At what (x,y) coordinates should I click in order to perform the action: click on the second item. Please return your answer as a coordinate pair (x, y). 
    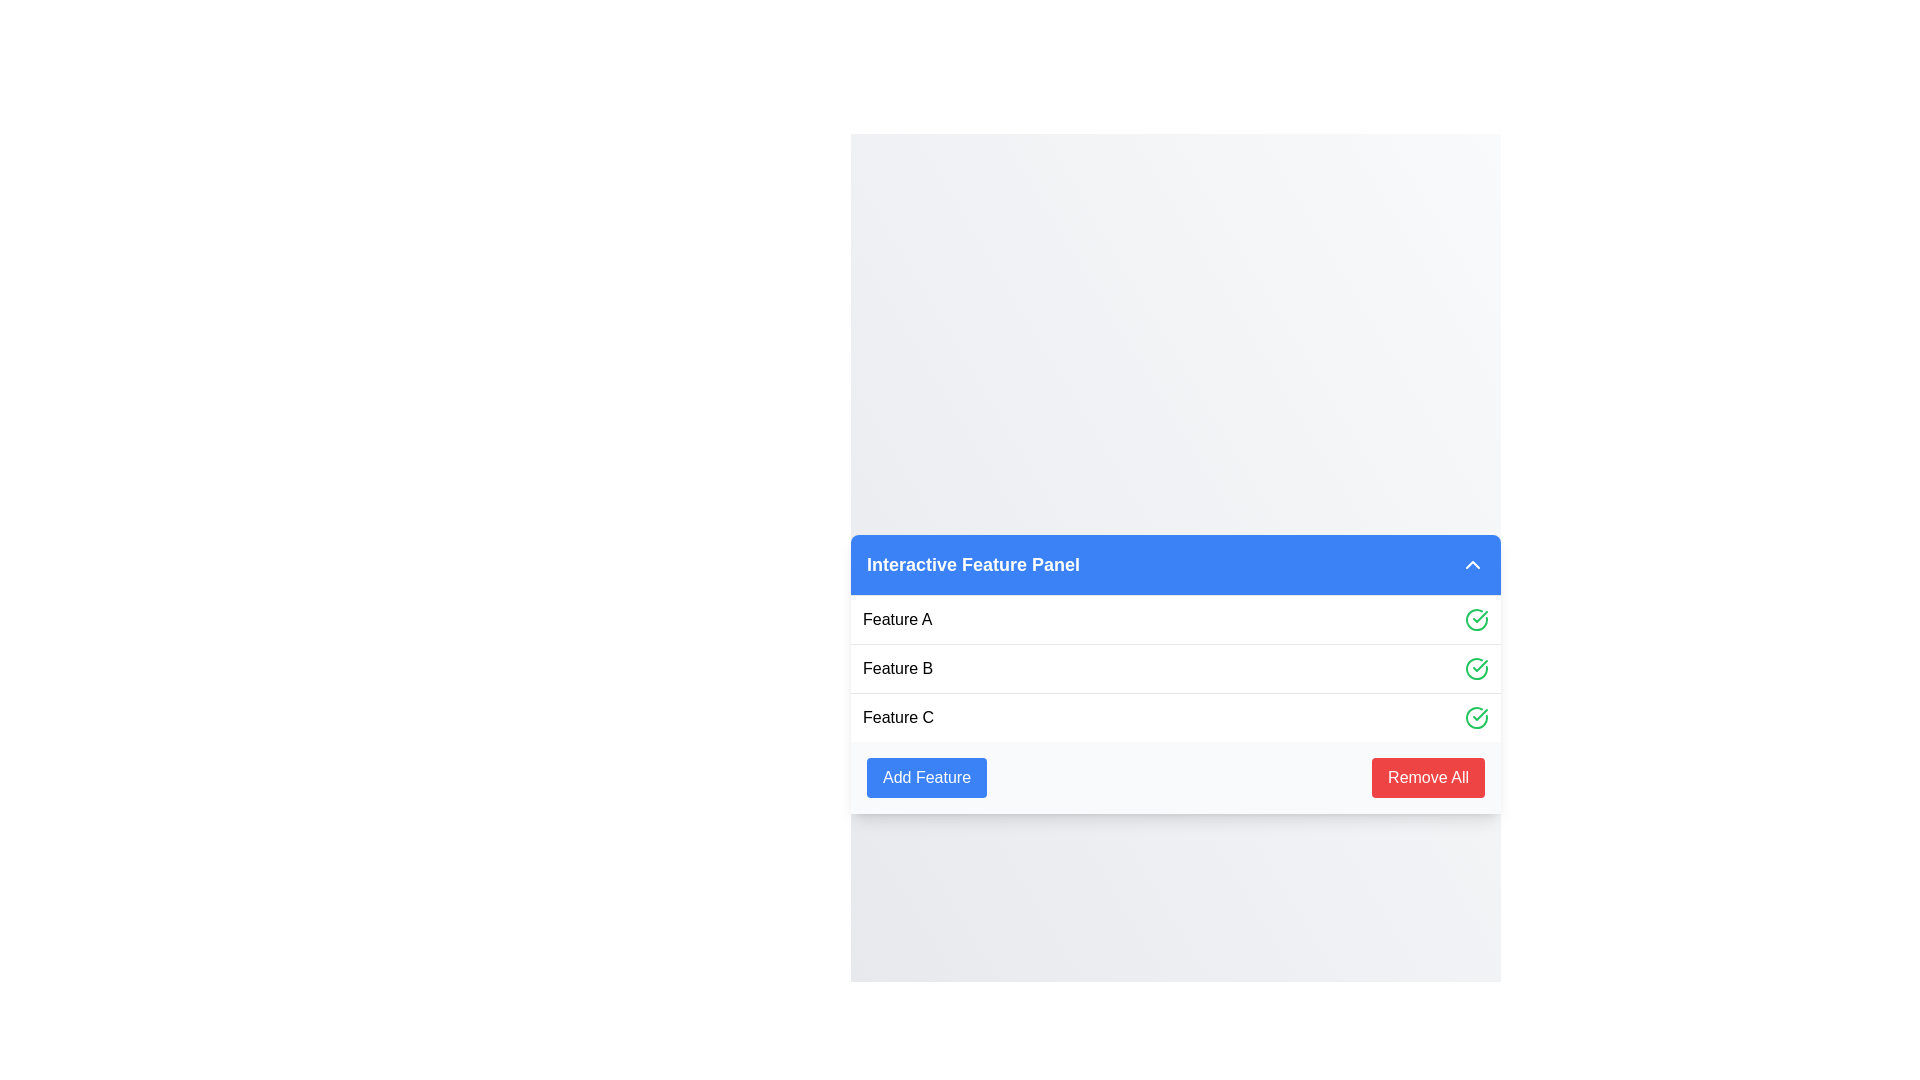
    Looking at the image, I should click on (1176, 667).